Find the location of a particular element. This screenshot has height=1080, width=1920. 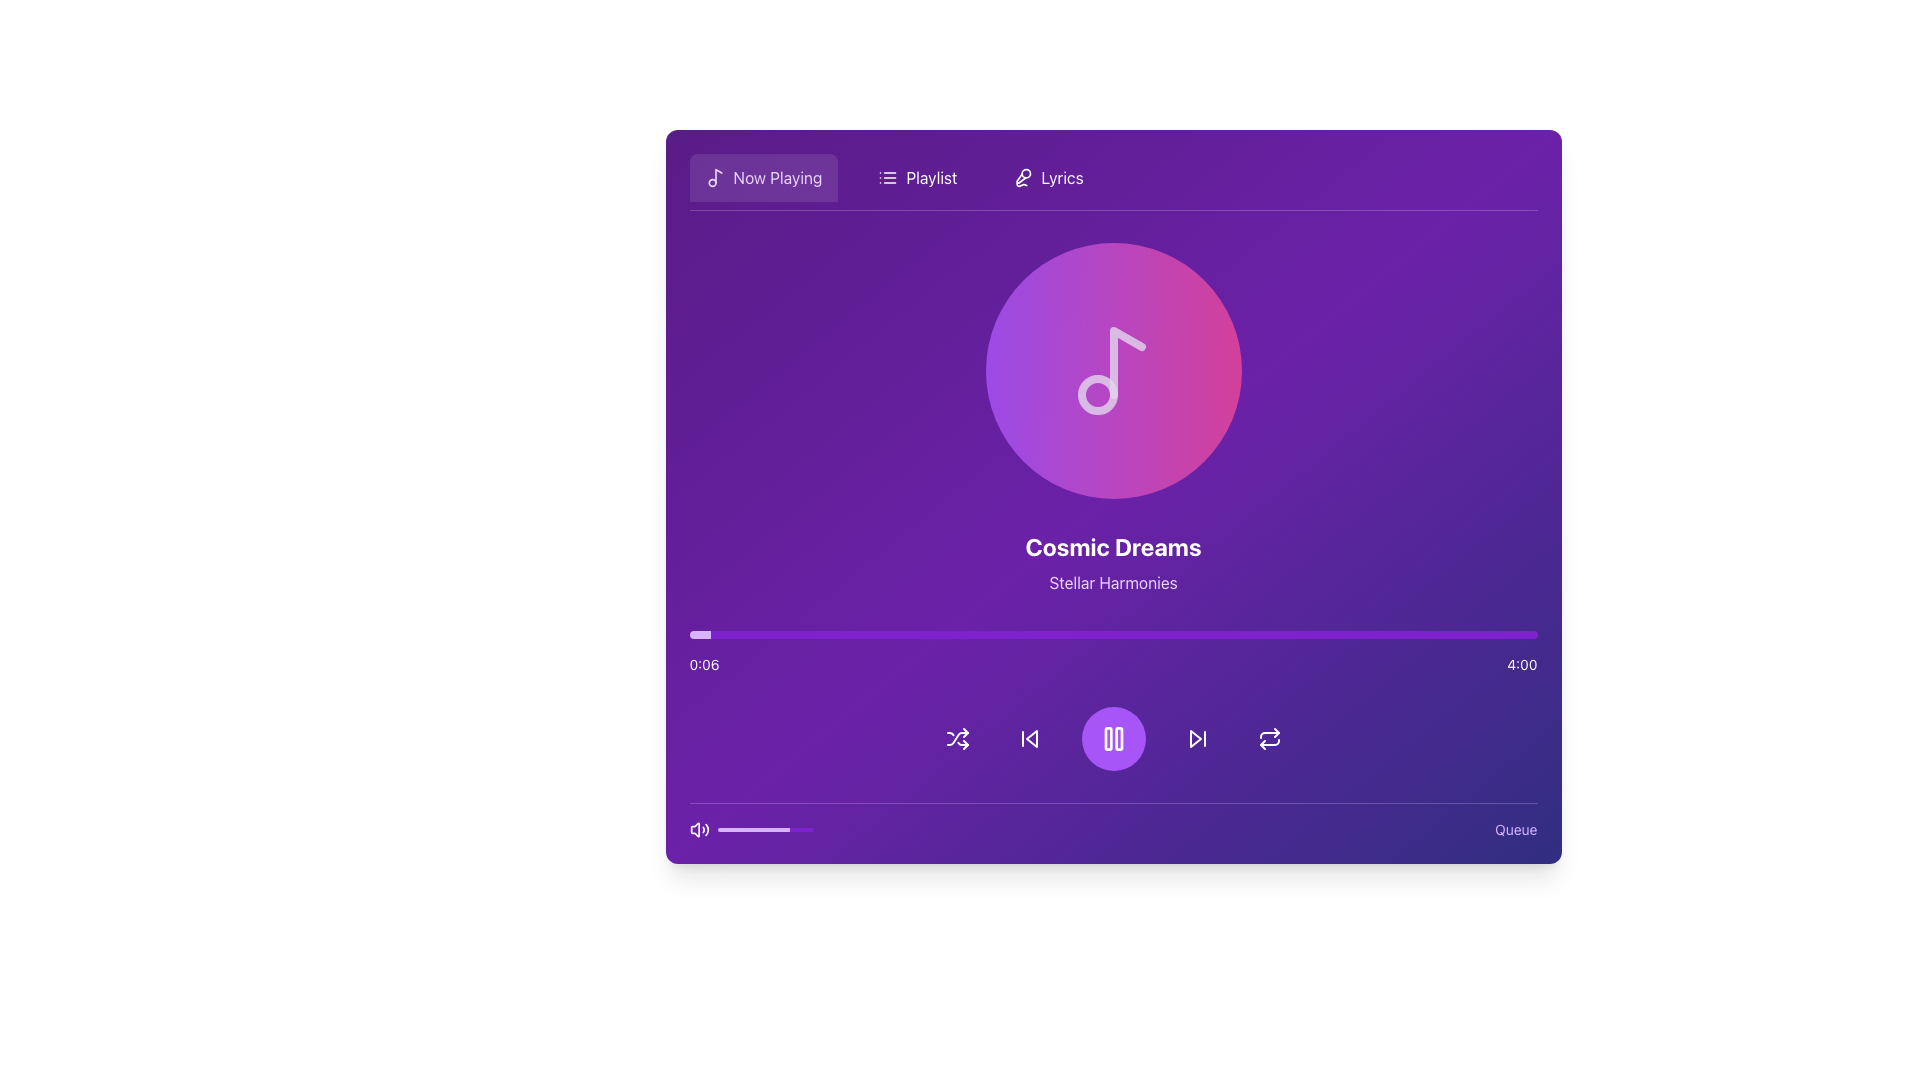

the Tab Navigation component located at the top-center of the application is located at coordinates (1112, 182).